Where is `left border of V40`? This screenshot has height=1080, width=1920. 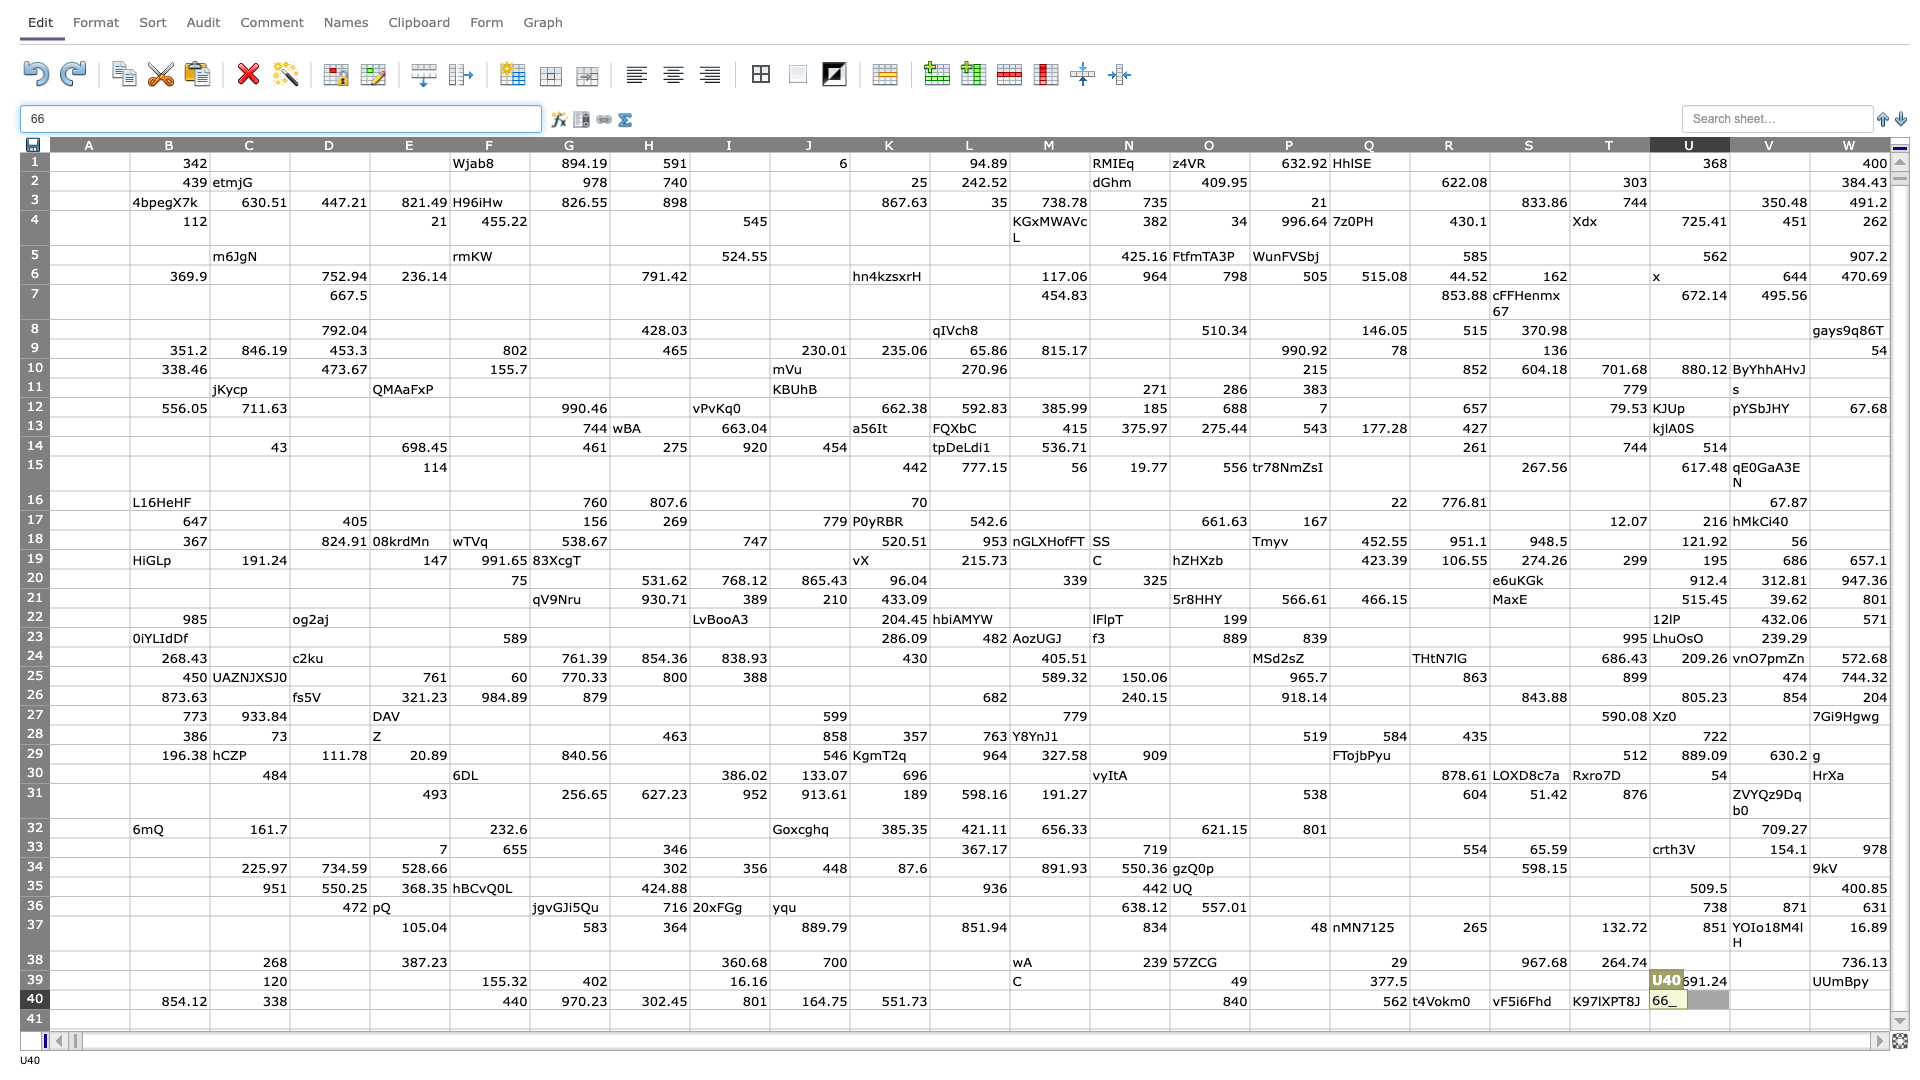
left border of V40 is located at coordinates (1728, 999).